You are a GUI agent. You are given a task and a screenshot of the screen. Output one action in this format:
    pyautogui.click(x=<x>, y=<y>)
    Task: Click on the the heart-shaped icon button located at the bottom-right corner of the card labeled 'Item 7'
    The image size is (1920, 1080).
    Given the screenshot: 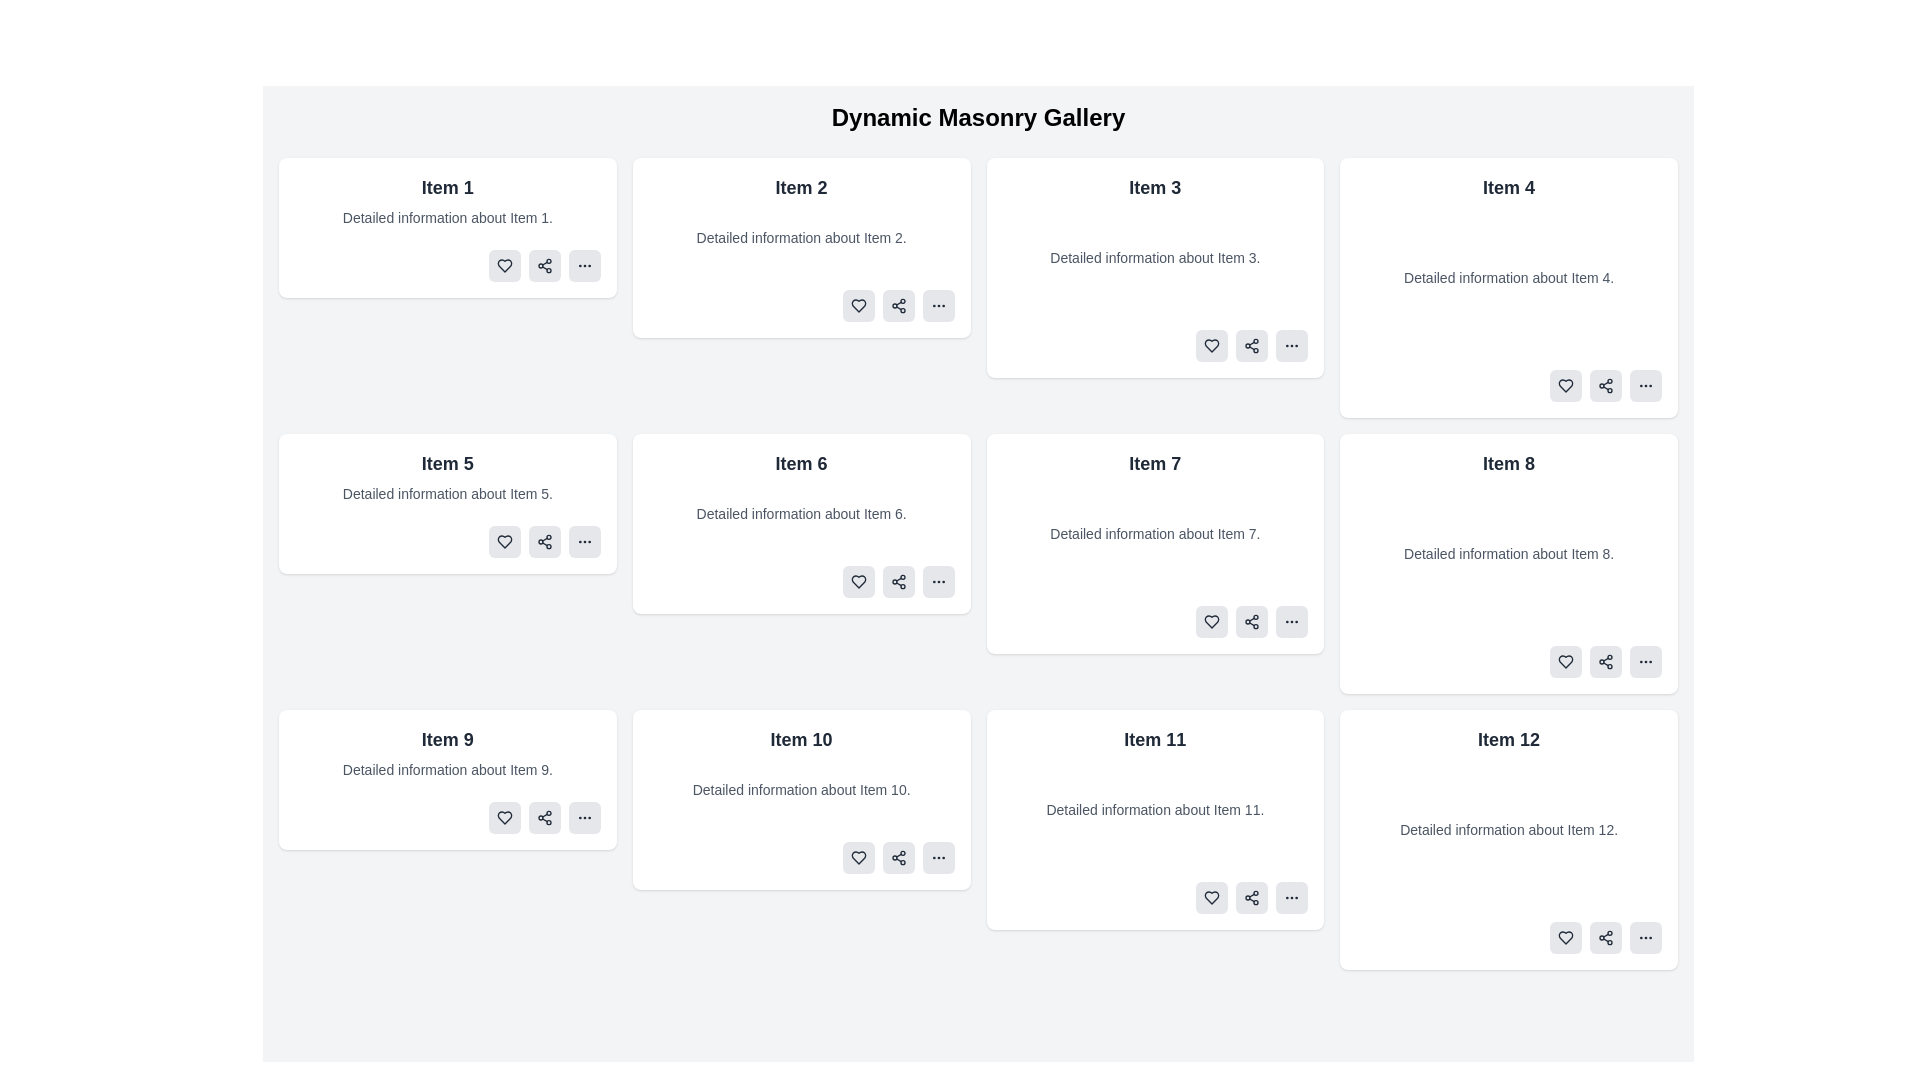 What is the action you would take?
    pyautogui.click(x=1211, y=620)
    